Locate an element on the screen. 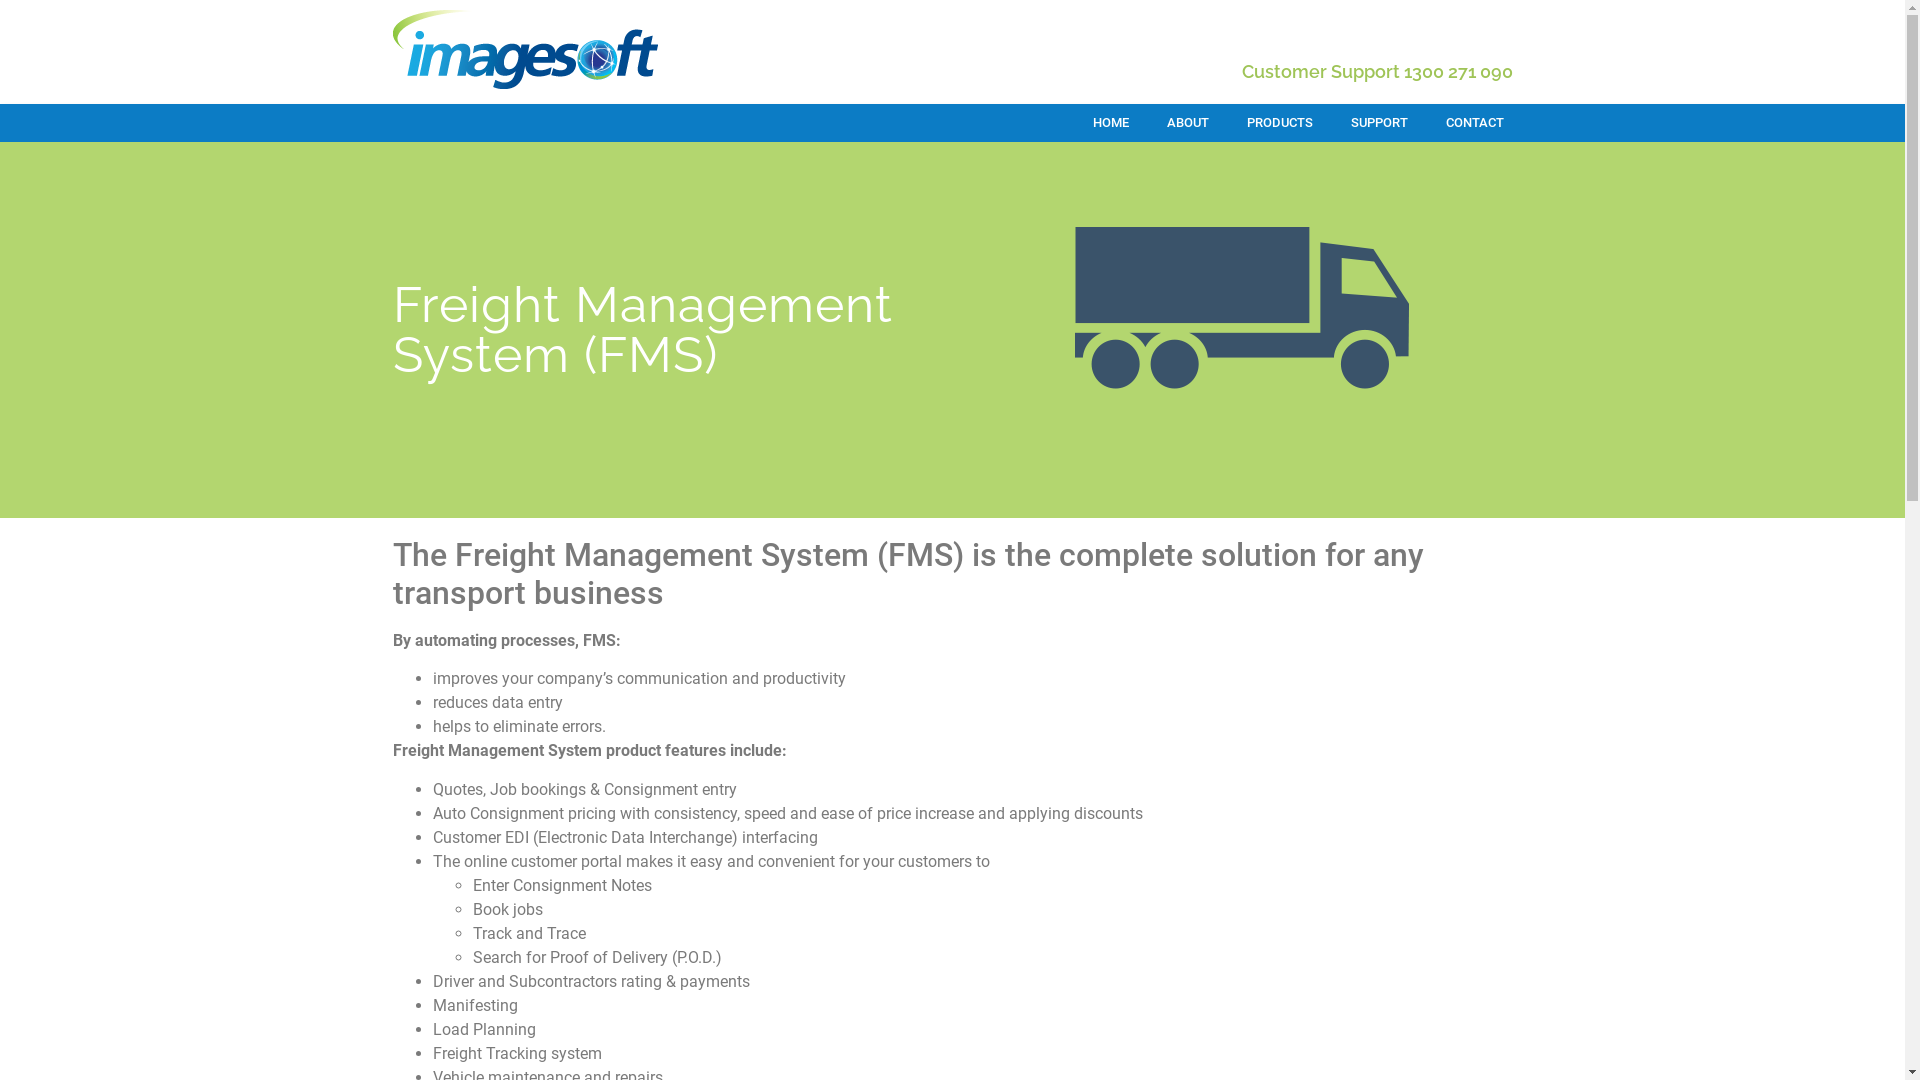 The height and width of the screenshot is (1080, 1920). 'SUPPORT' is located at coordinates (1378, 123).